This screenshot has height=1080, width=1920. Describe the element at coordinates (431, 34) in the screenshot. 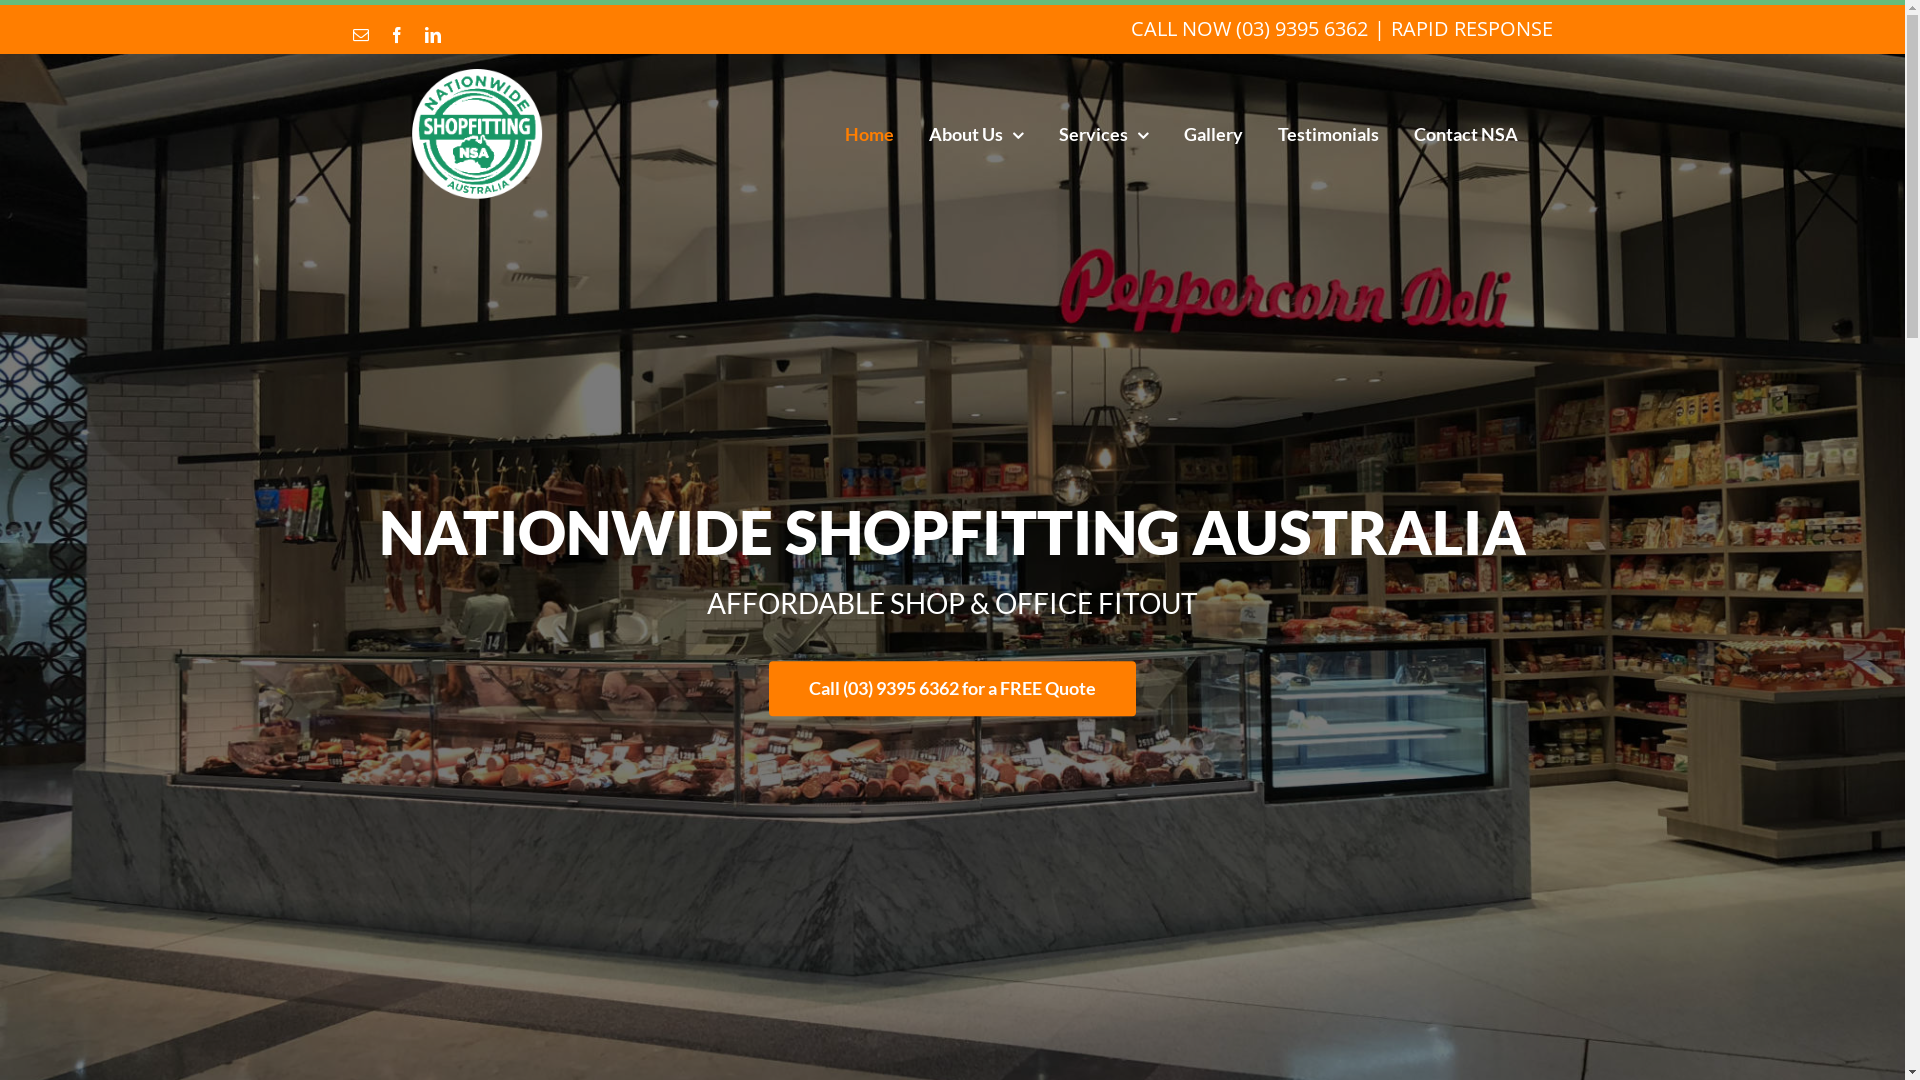

I see `'LinkedIn'` at that location.